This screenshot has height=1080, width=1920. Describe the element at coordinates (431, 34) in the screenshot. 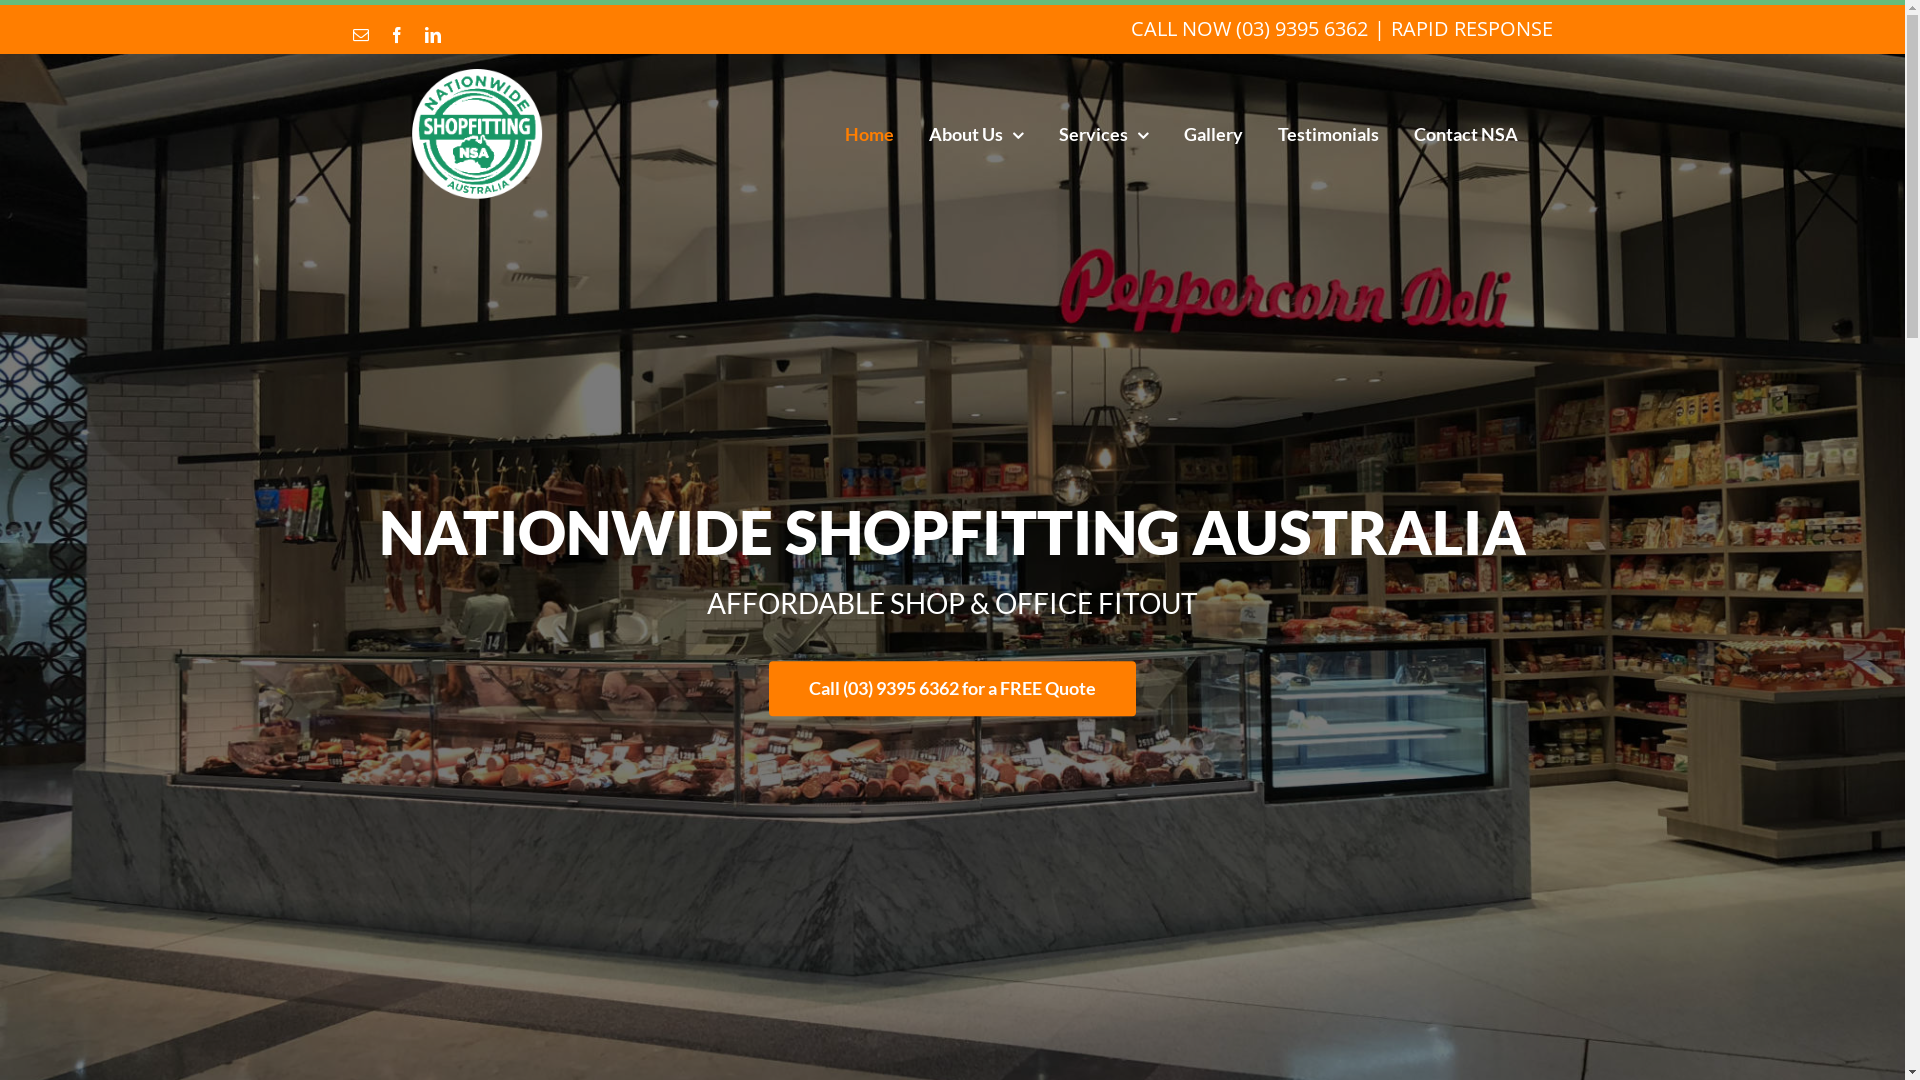

I see `'LinkedIn'` at that location.